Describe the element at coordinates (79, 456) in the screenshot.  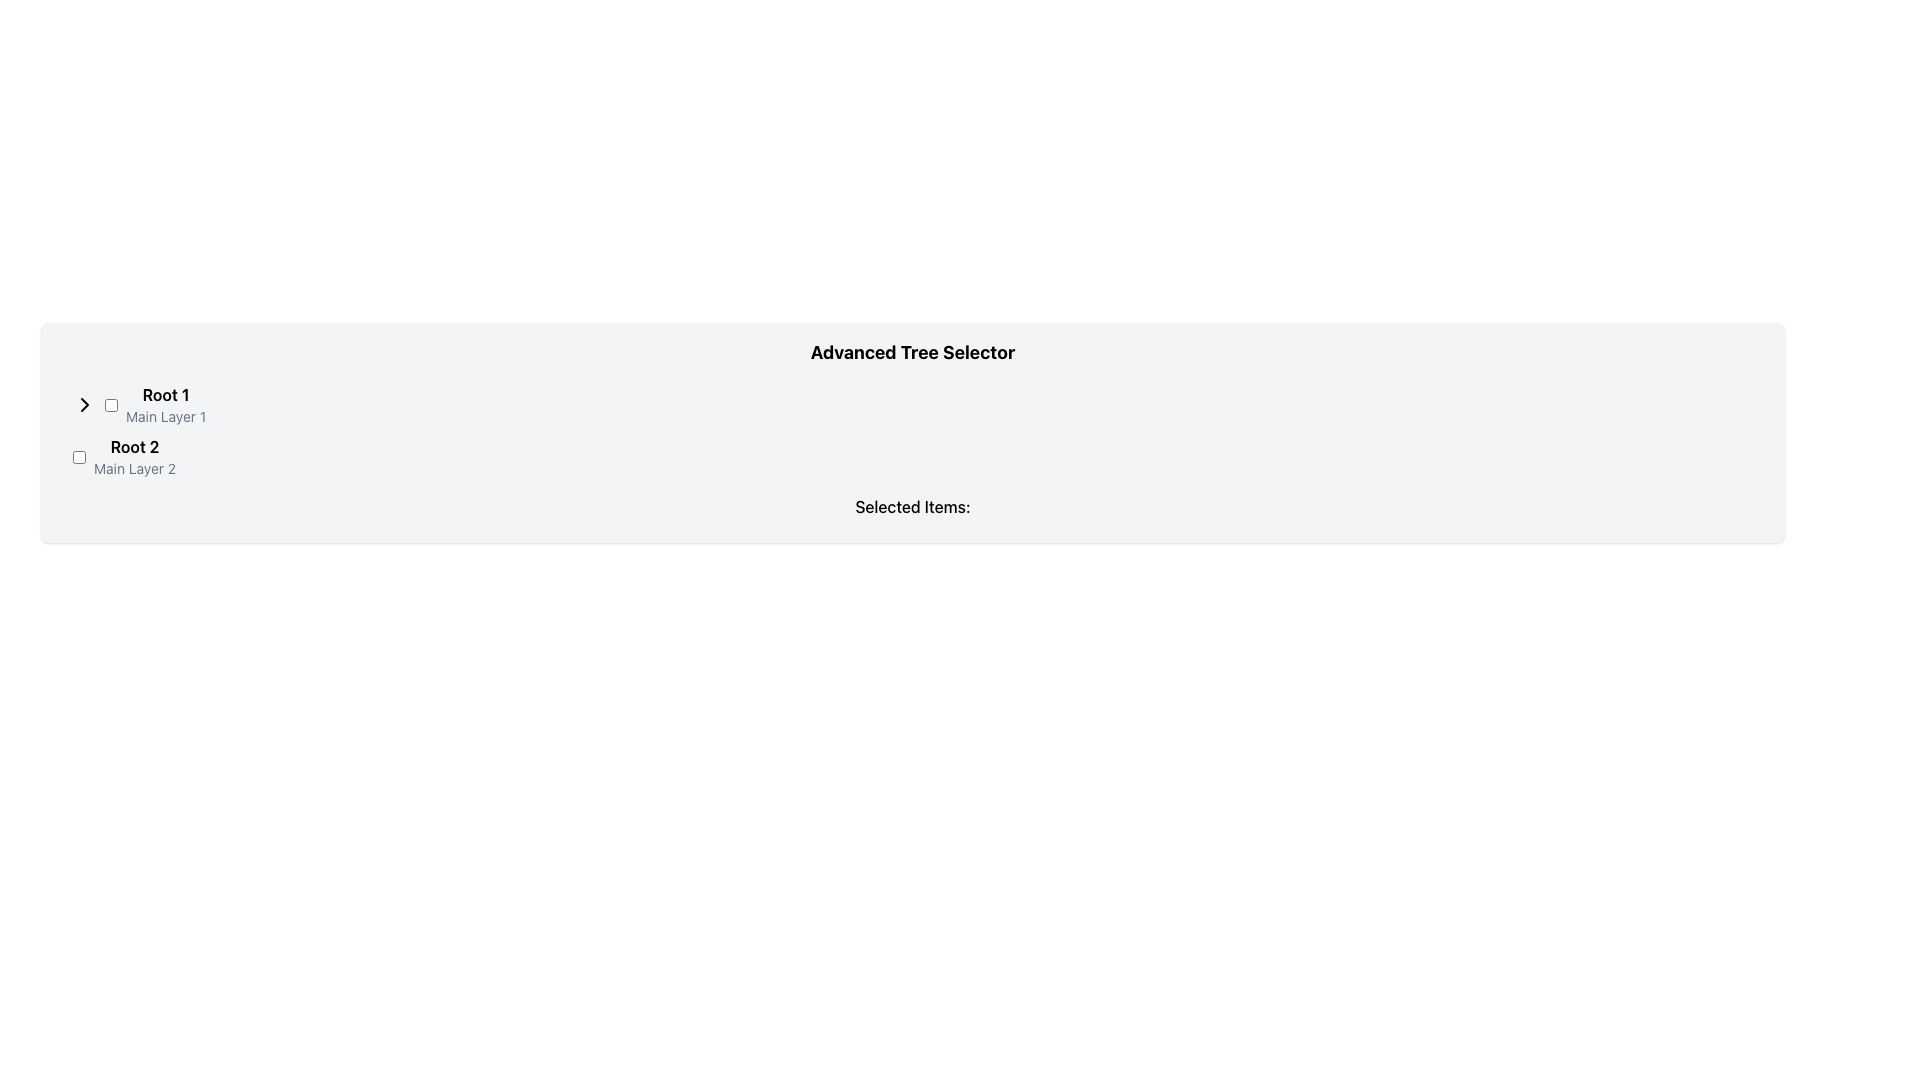
I see `the checkbox located to the left of the label 'Root 2' and 'Main Layer 2'` at that location.